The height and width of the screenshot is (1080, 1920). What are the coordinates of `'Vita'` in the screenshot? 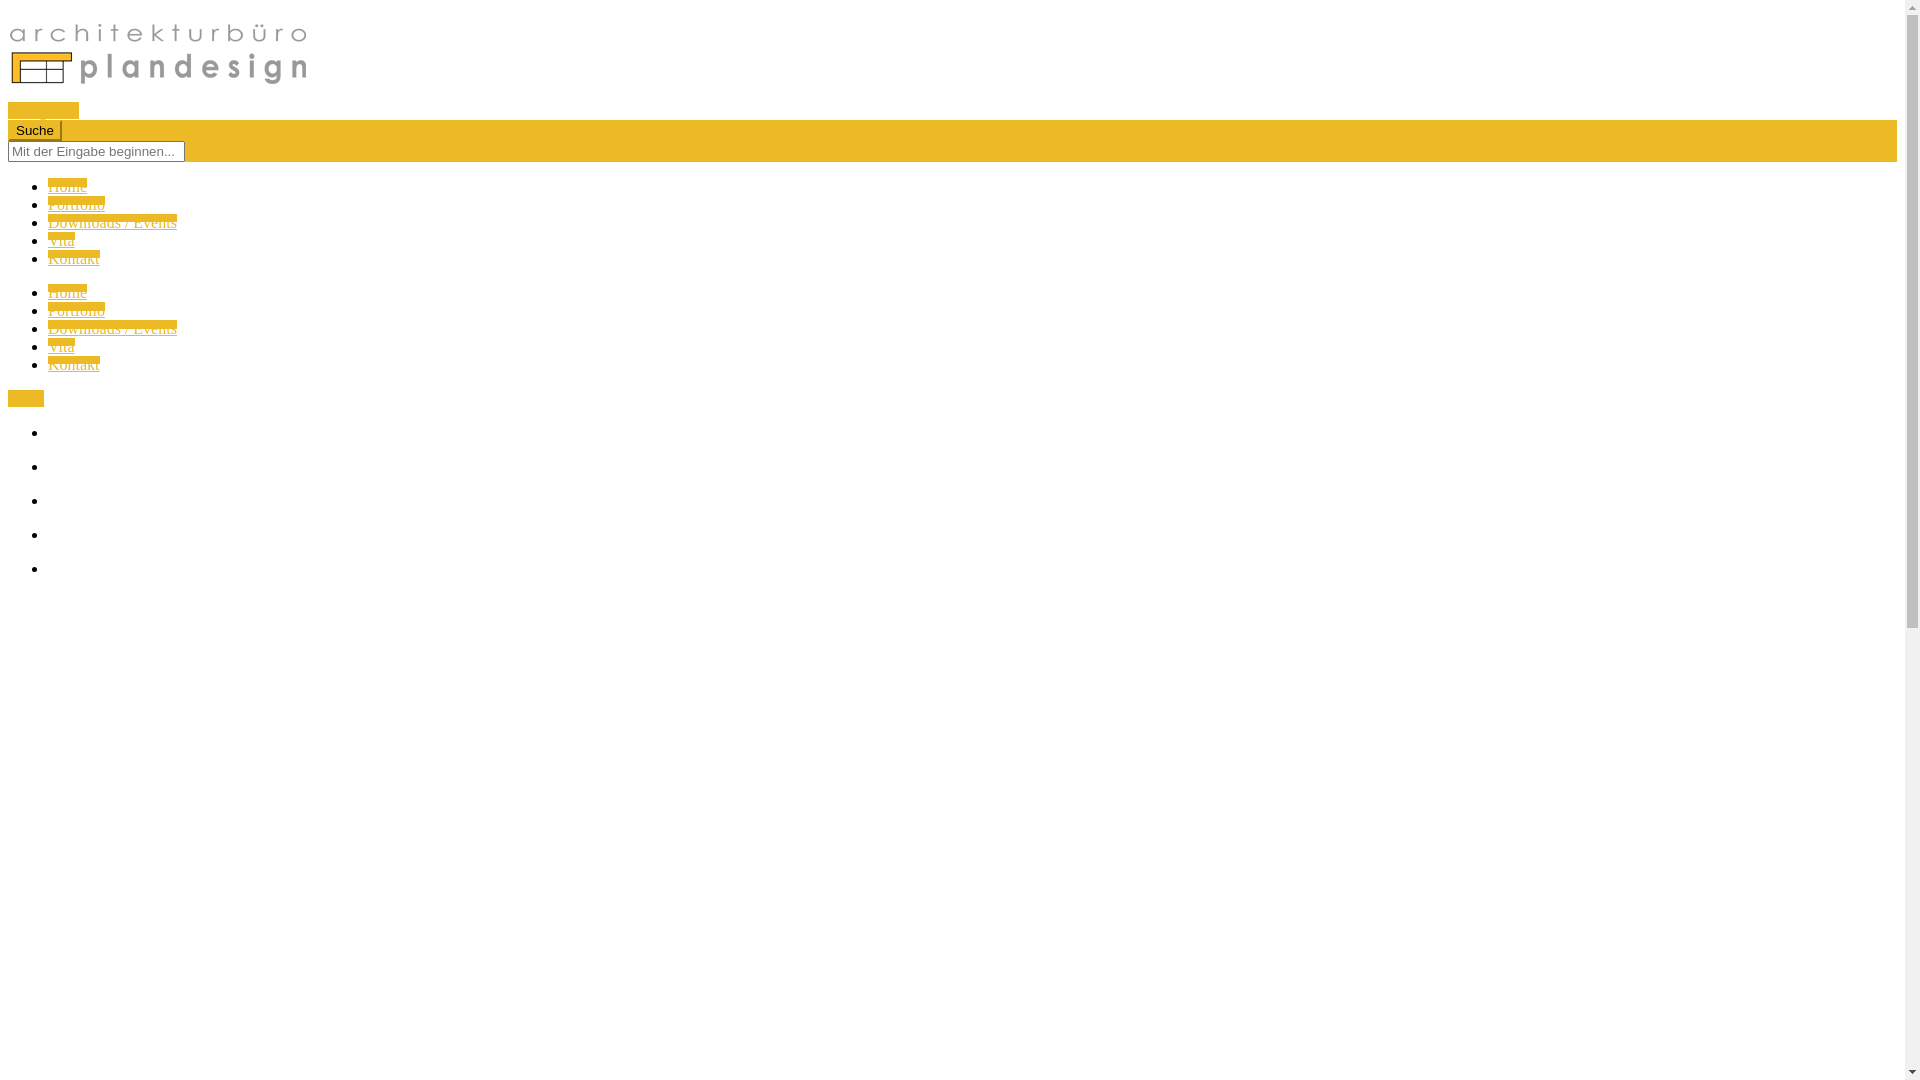 It's located at (61, 345).